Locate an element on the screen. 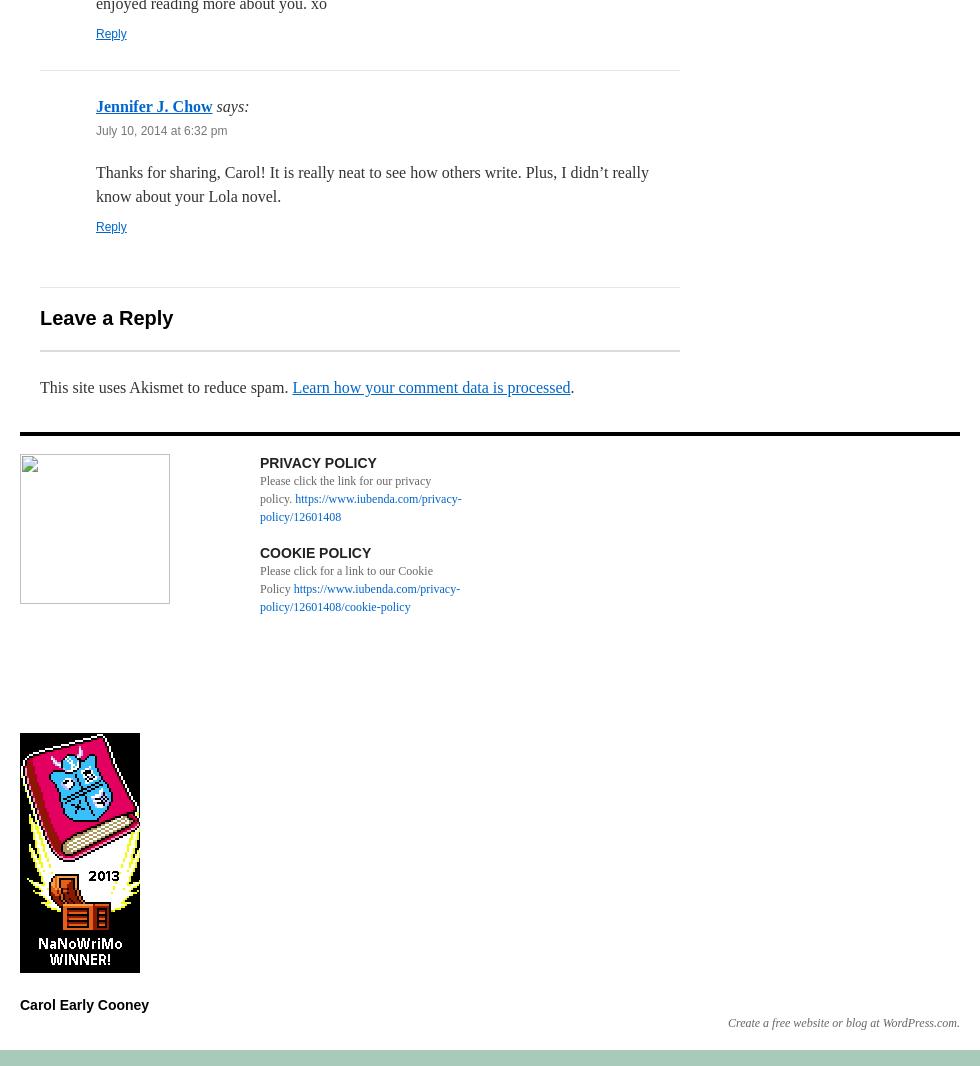 The width and height of the screenshot is (980, 1066). 'https://www.iubenda.com/privacy-policy/12601408/cookie-policy' is located at coordinates (359, 595).